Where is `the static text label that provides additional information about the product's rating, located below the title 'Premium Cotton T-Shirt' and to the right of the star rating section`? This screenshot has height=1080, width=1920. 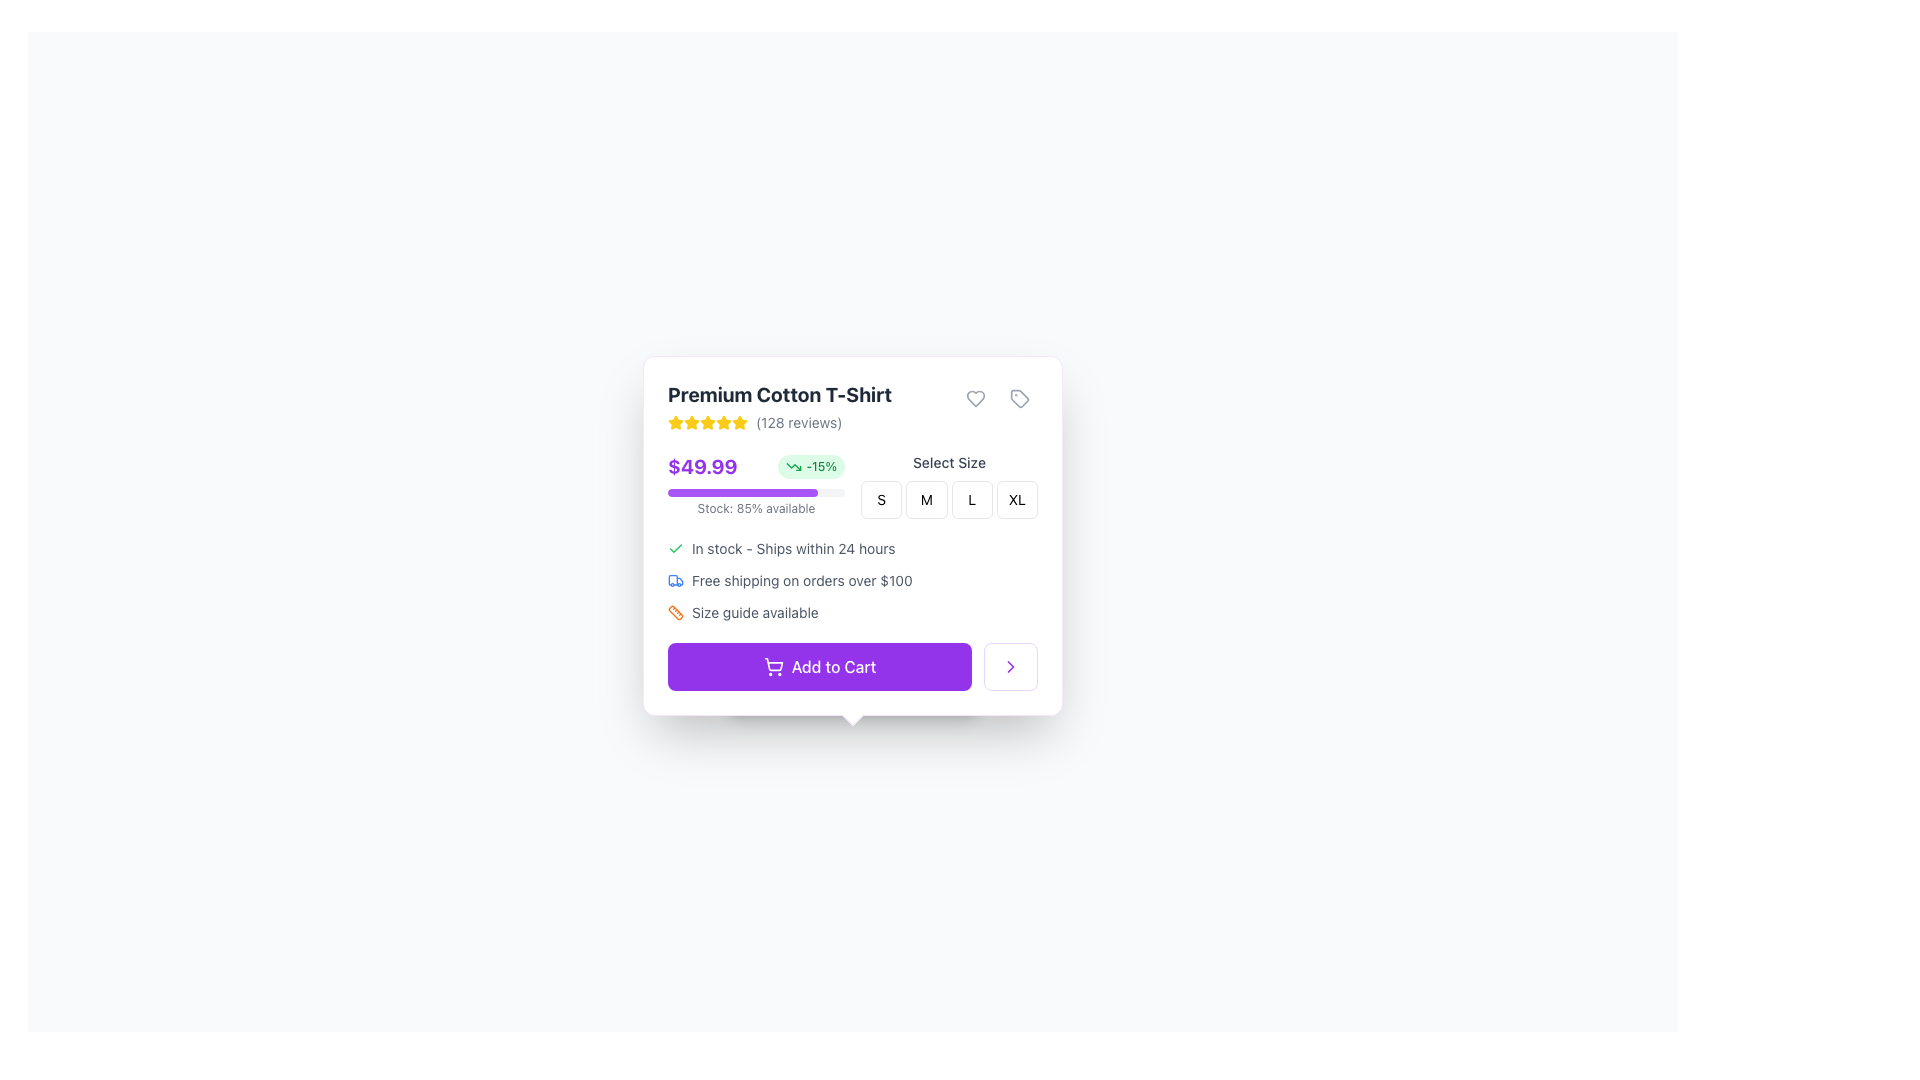
the static text label that provides additional information about the product's rating, located below the title 'Premium Cotton T-Shirt' and to the right of the star rating section is located at coordinates (778, 422).